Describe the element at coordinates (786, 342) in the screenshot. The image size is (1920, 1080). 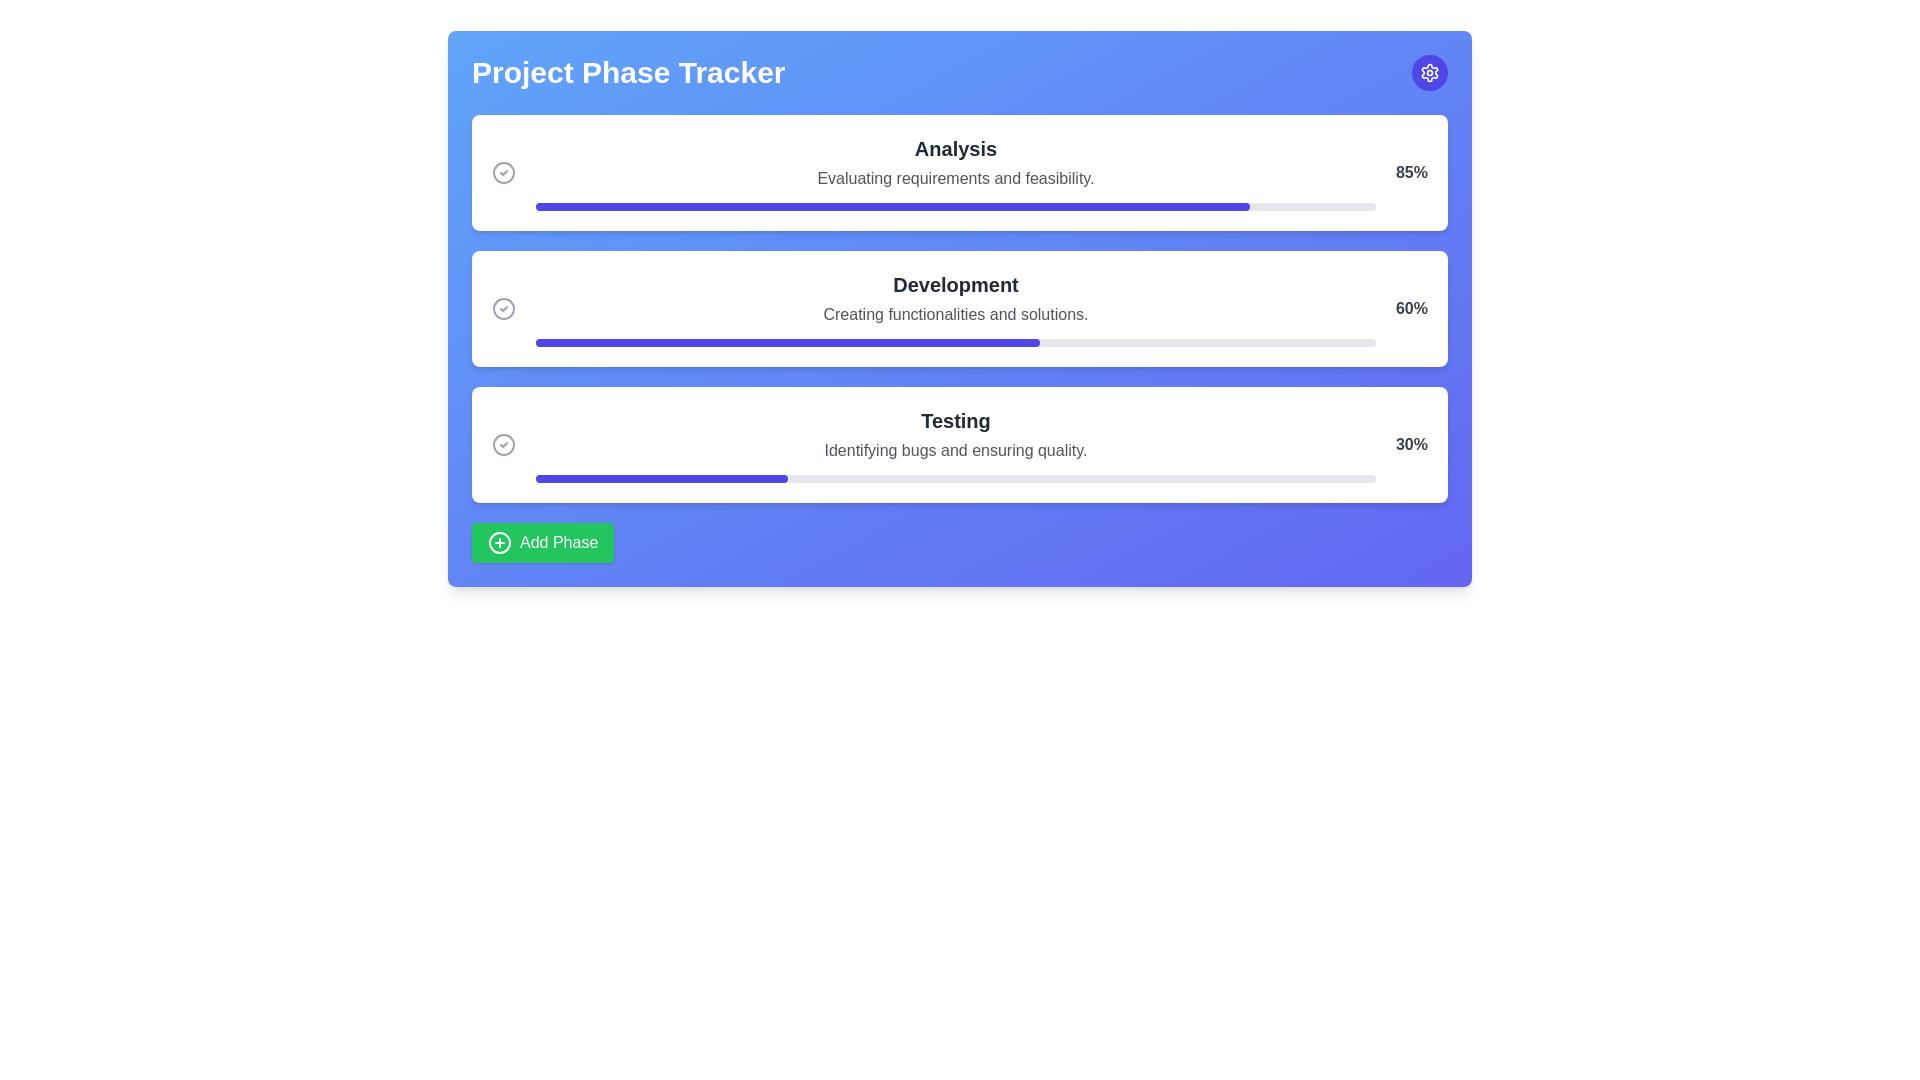
I see `current progress value from the indigo-colored progress bar fill segment located in the 'Development' section of the interface` at that location.